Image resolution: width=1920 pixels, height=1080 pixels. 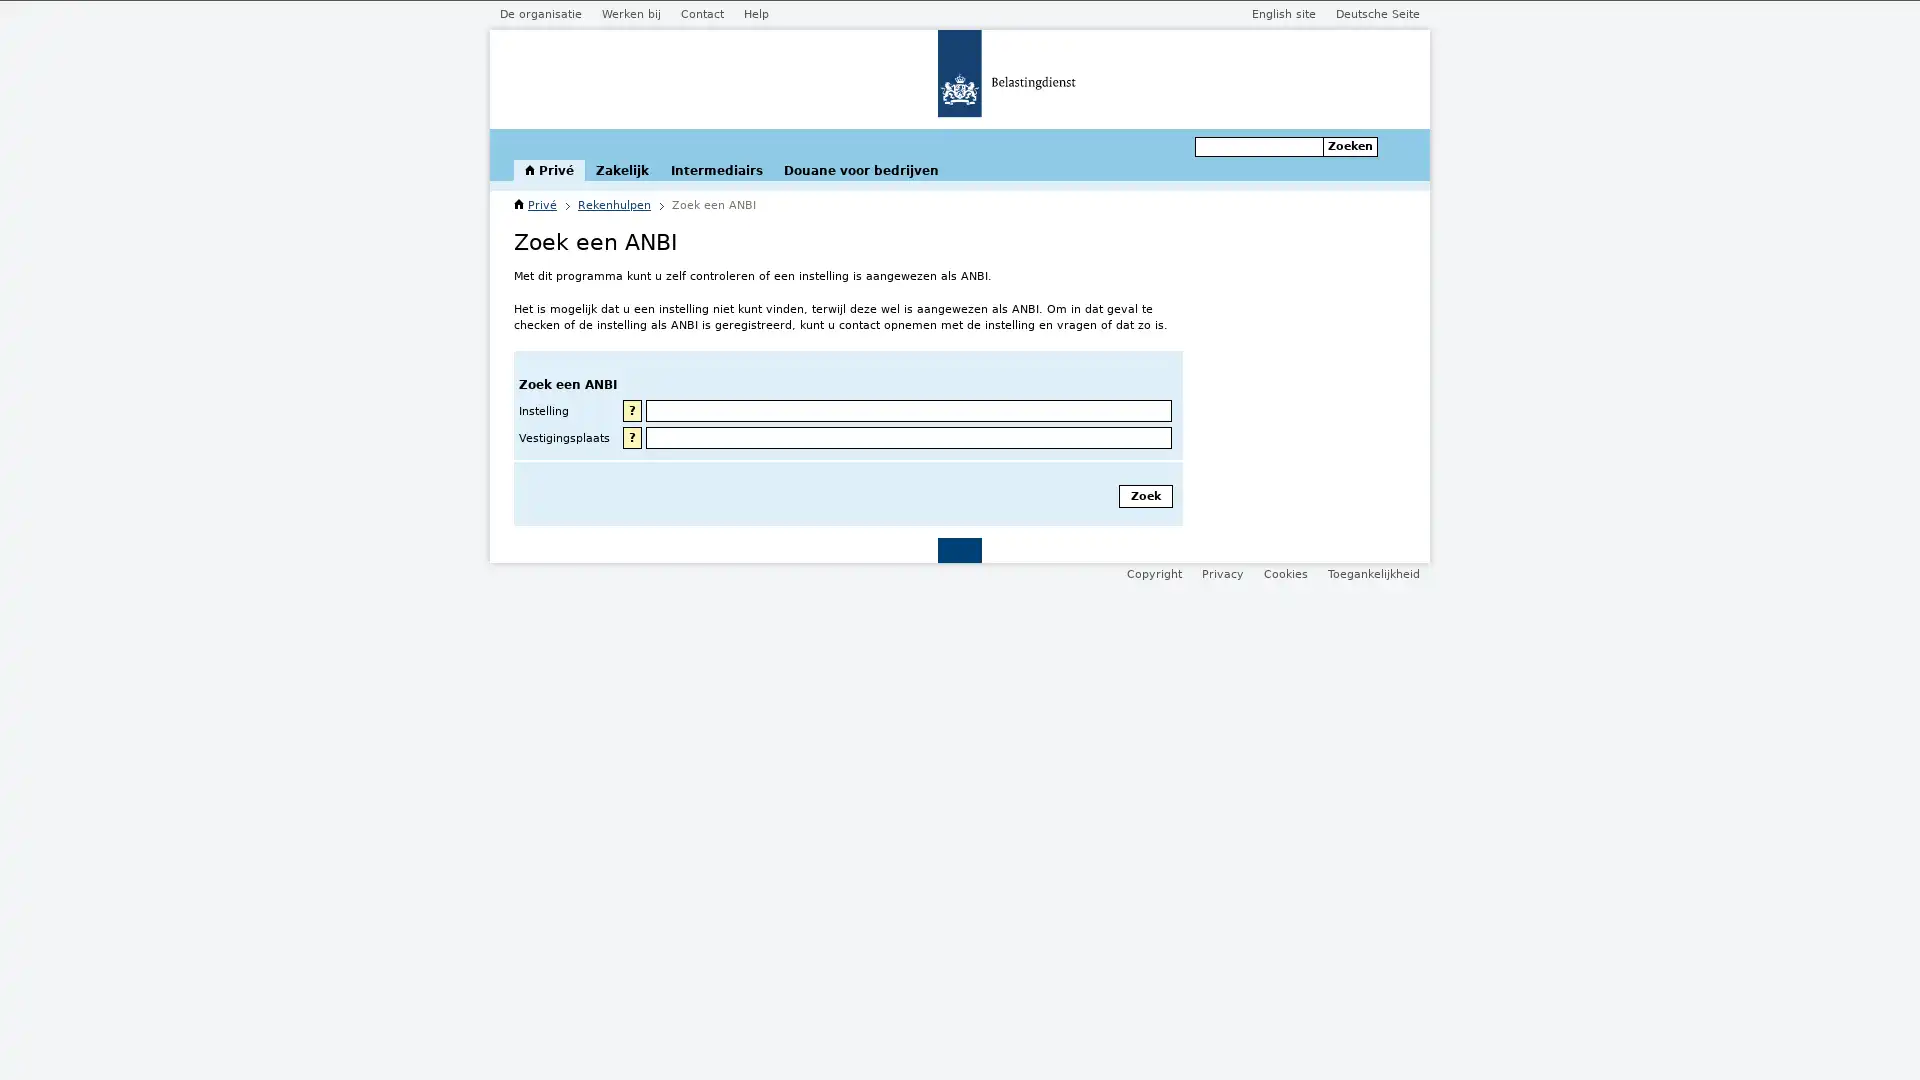 What do you see at coordinates (1350, 145) in the screenshot?
I see `Zoeken` at bounding box center [1350, 145].